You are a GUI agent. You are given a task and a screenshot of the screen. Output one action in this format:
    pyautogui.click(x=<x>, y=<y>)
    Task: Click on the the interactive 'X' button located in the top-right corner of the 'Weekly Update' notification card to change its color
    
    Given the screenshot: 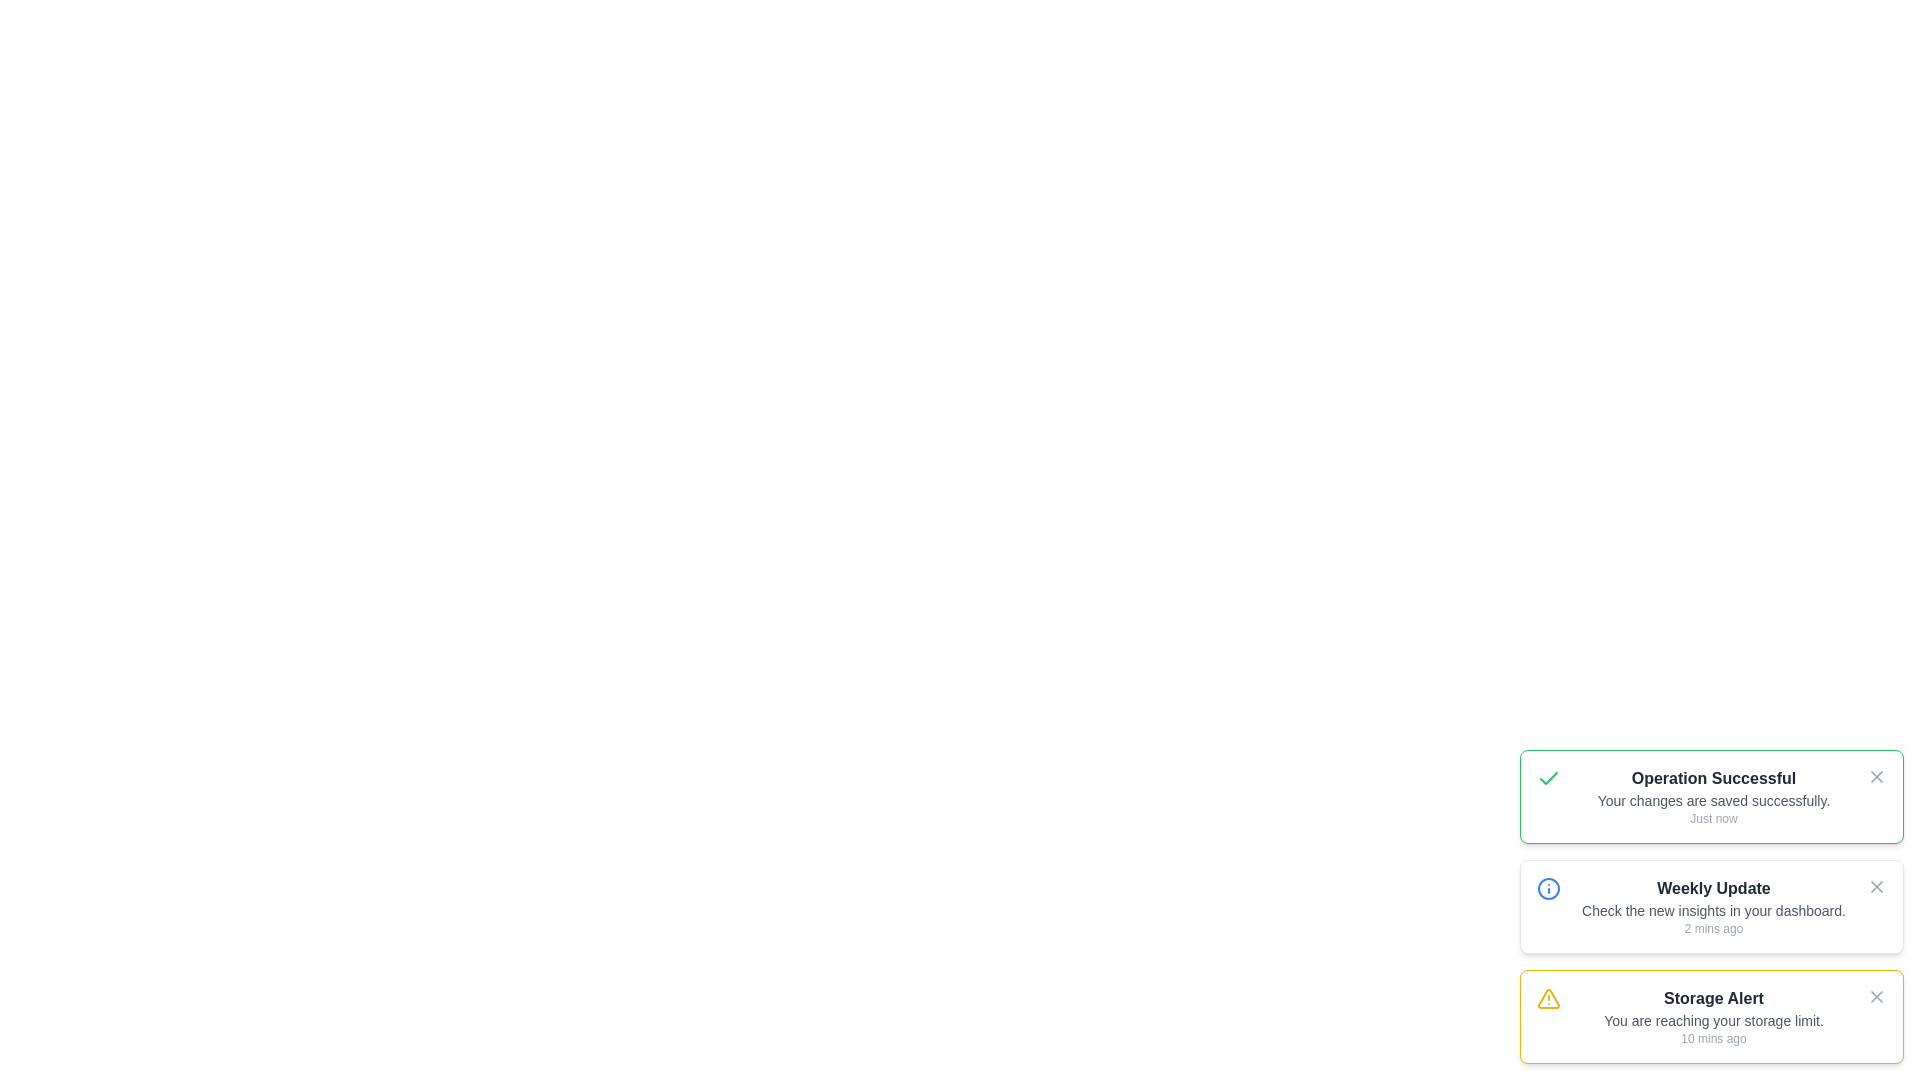 What is the action you would take?
    pyautogui.click(x=1875, y=886)
    